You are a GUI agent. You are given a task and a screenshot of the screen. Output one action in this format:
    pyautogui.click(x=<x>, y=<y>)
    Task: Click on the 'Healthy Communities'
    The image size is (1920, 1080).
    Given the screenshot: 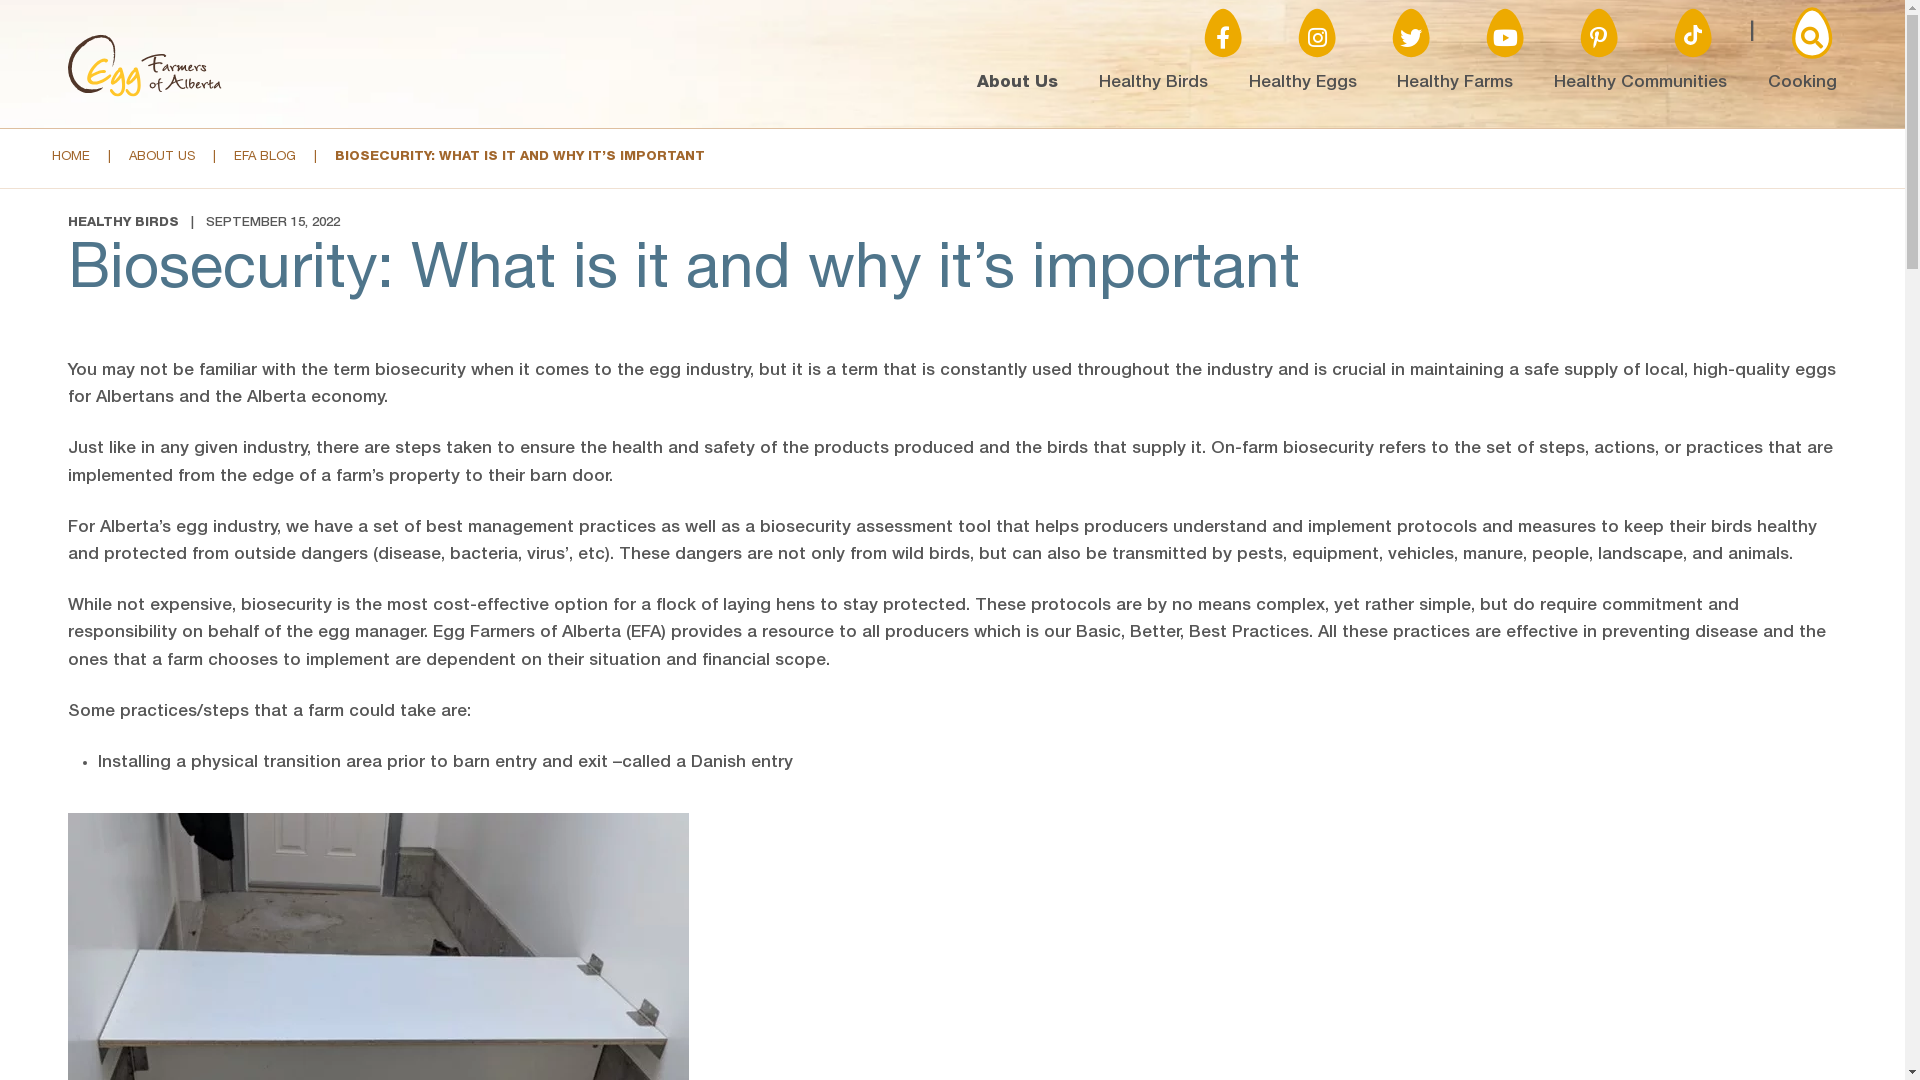 What is the action you would take?
    pyautogui.click(x=1640, y=82)
    